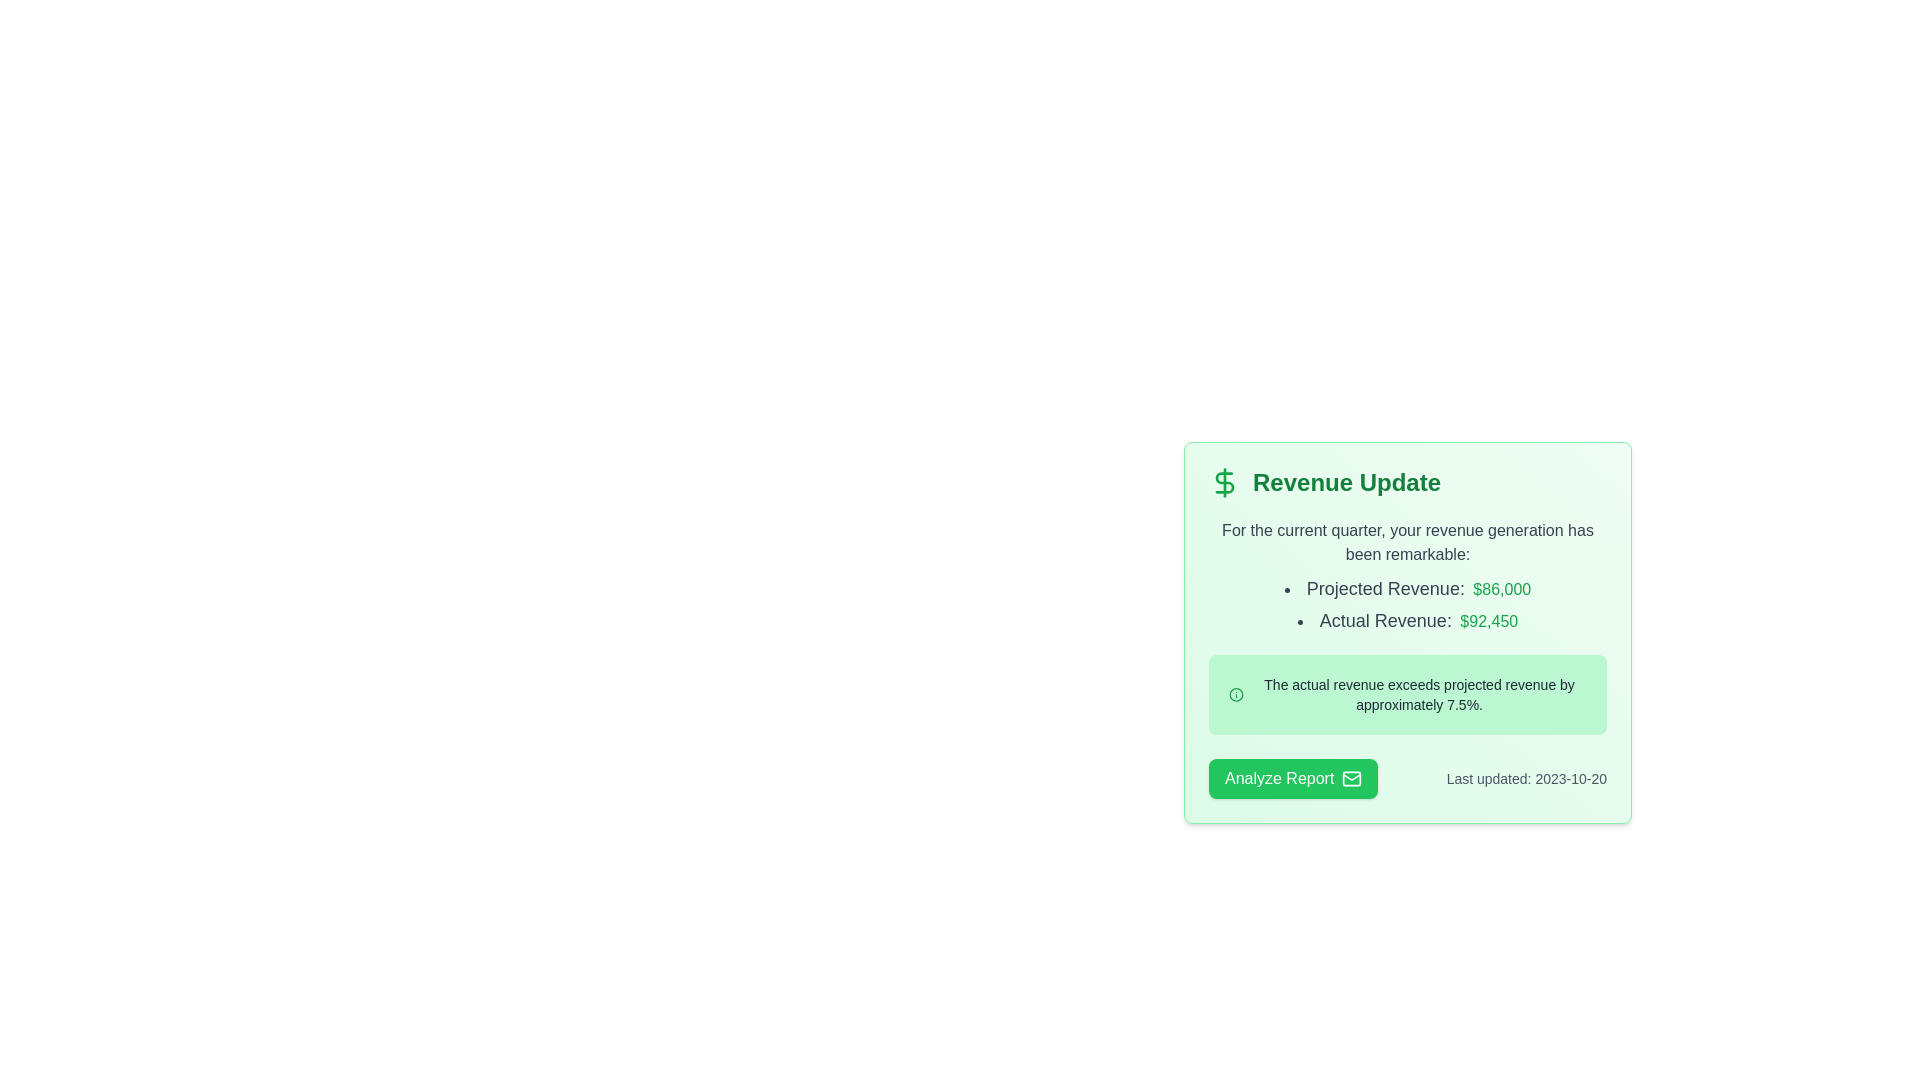  What do you see at coordinates (1406, 482) in the screenshot?
I see `the header section that introduces the content about revenue updates, which includes an icon and text, located at the top of the content section` at bounding box center [1406, 482].